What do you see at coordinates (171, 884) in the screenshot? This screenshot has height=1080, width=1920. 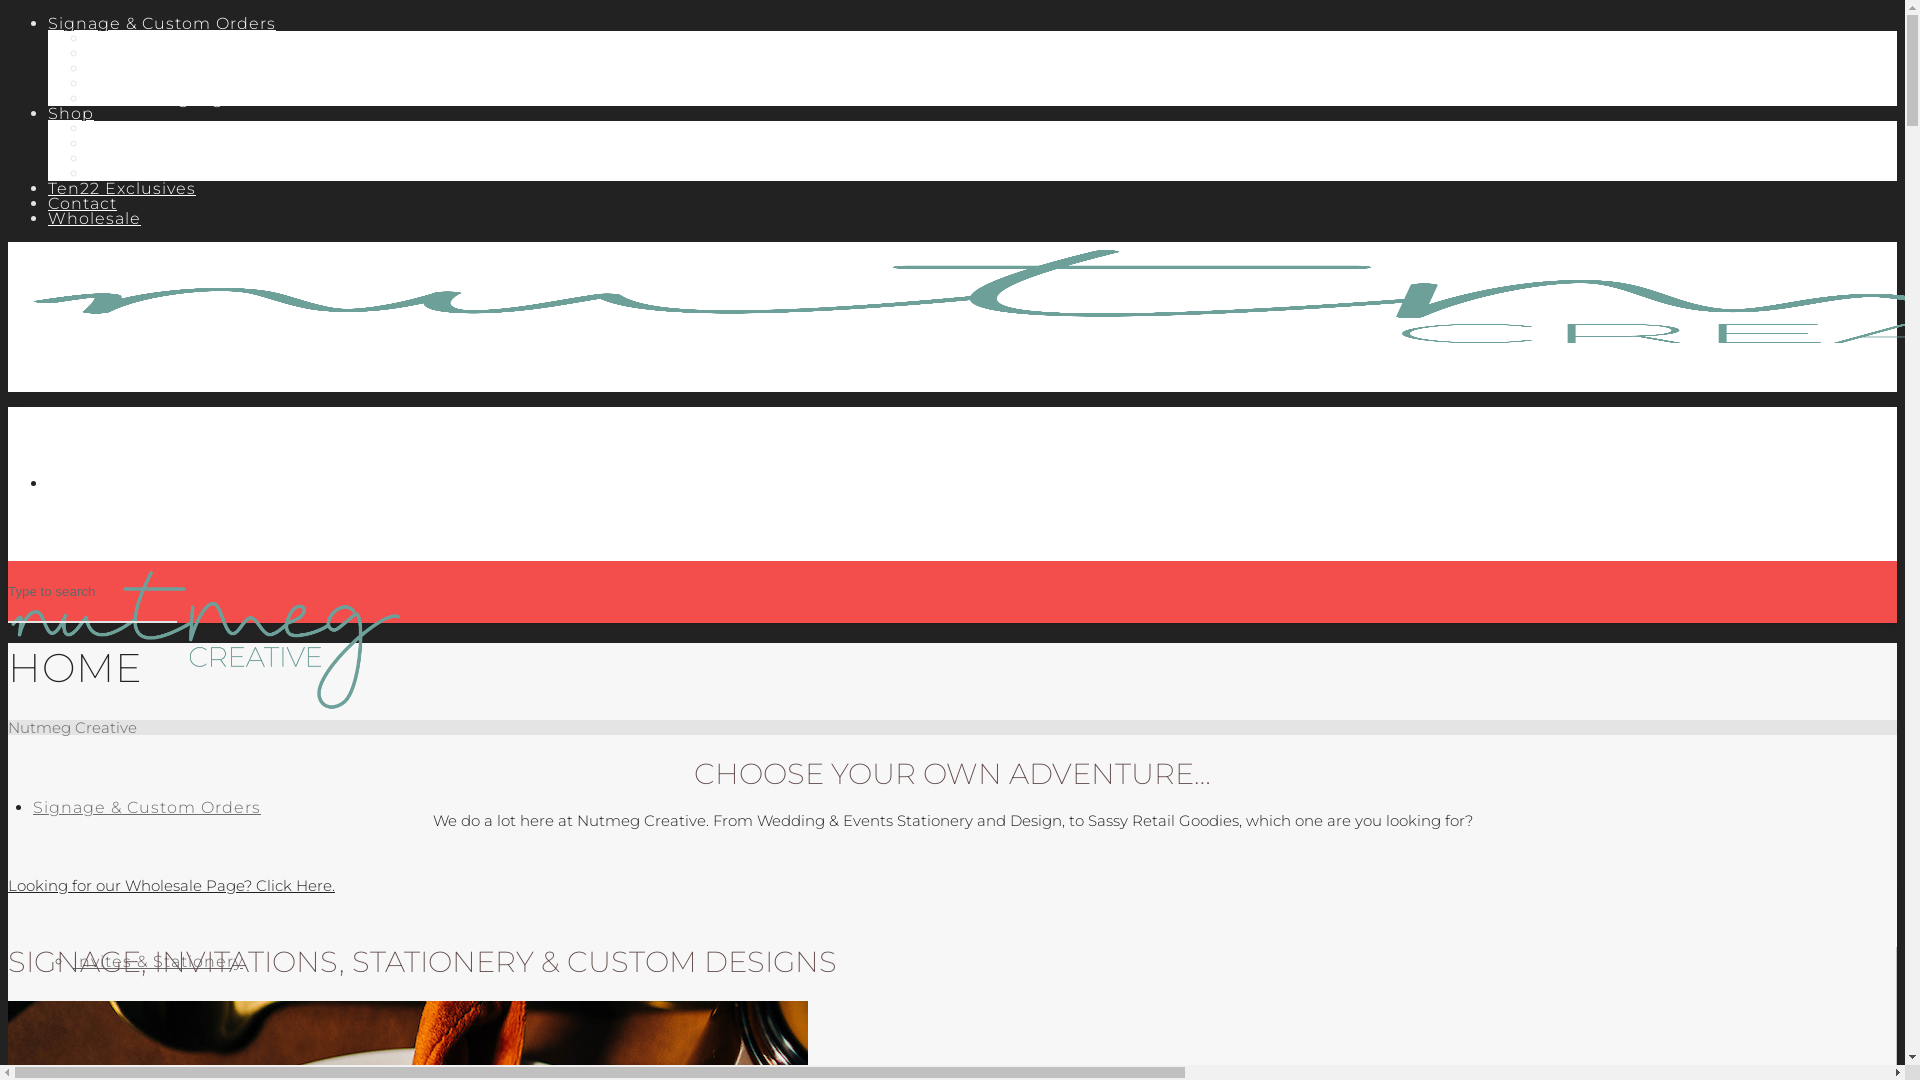 I see `'Looking for our Wholesale Page? Click Here.'` at bounding box center [171, 884].